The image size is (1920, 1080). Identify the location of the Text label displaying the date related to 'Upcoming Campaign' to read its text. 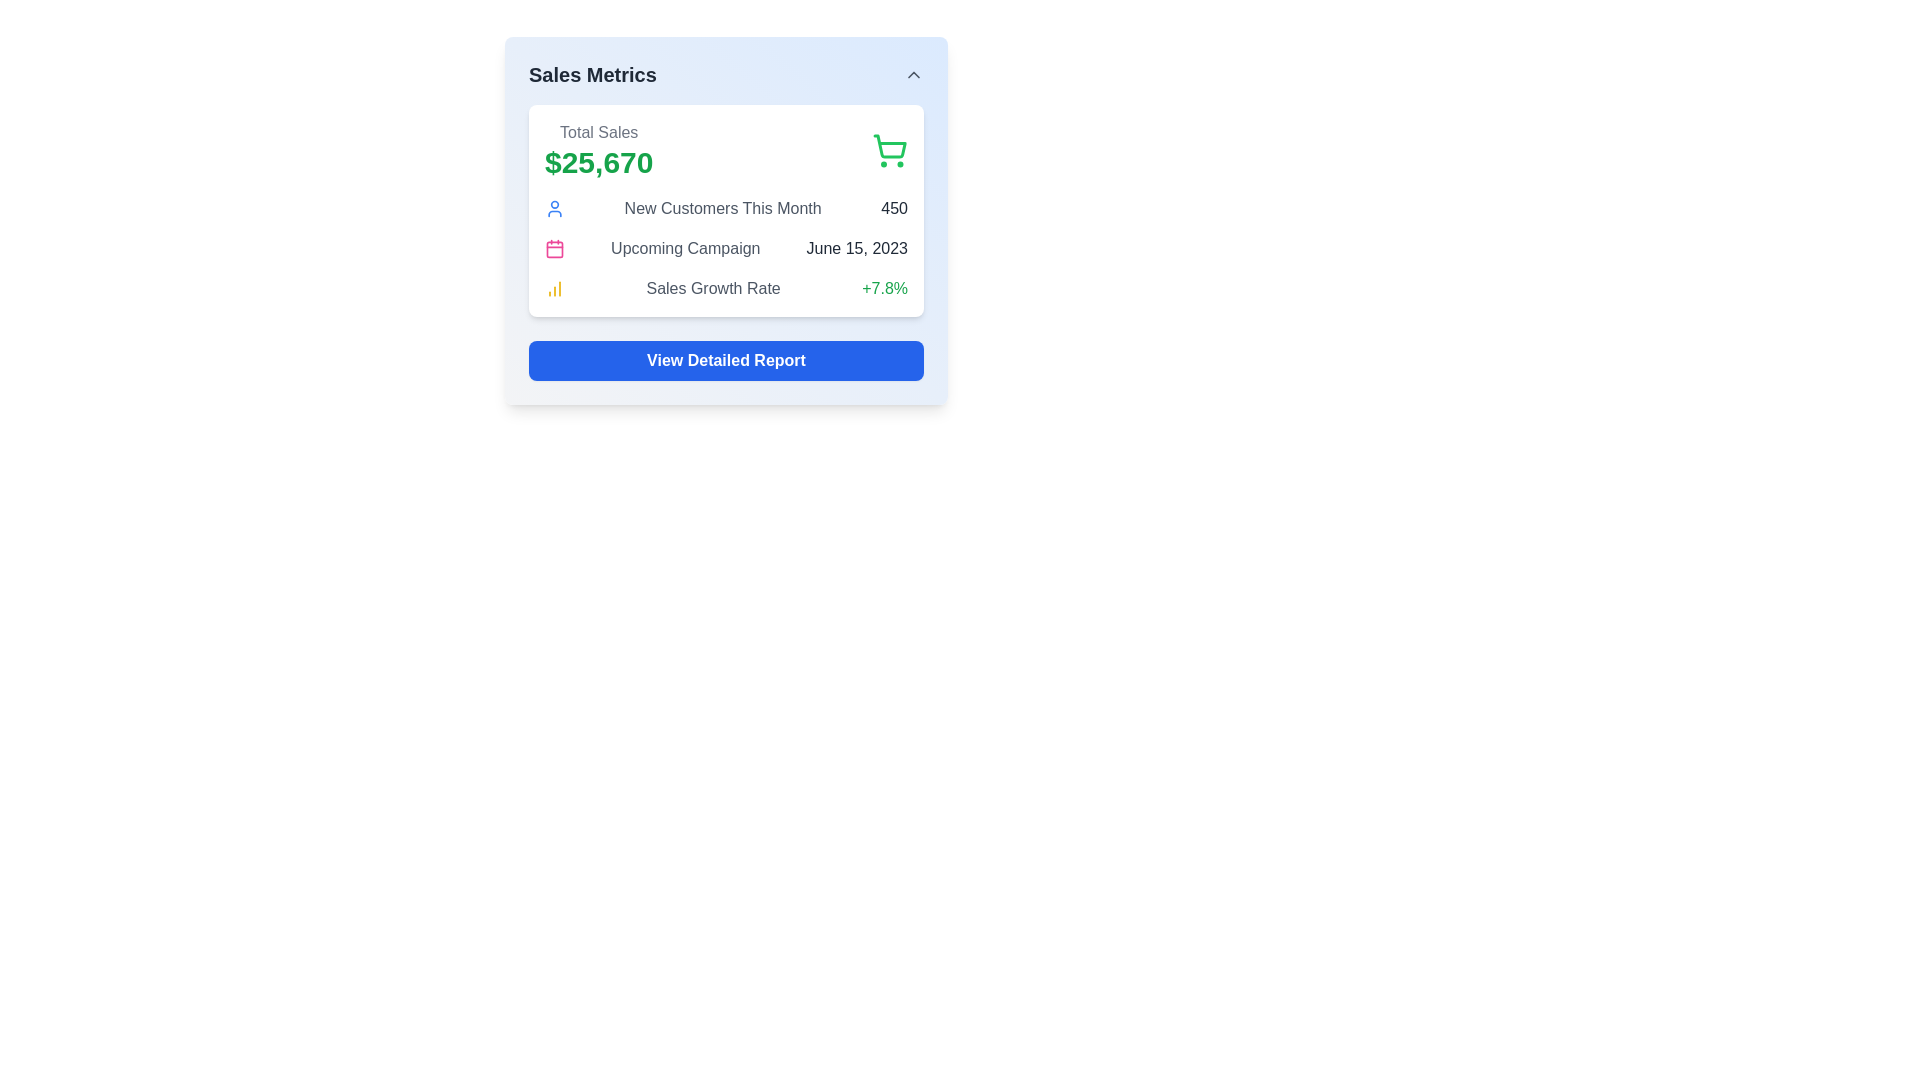
(857, 248).